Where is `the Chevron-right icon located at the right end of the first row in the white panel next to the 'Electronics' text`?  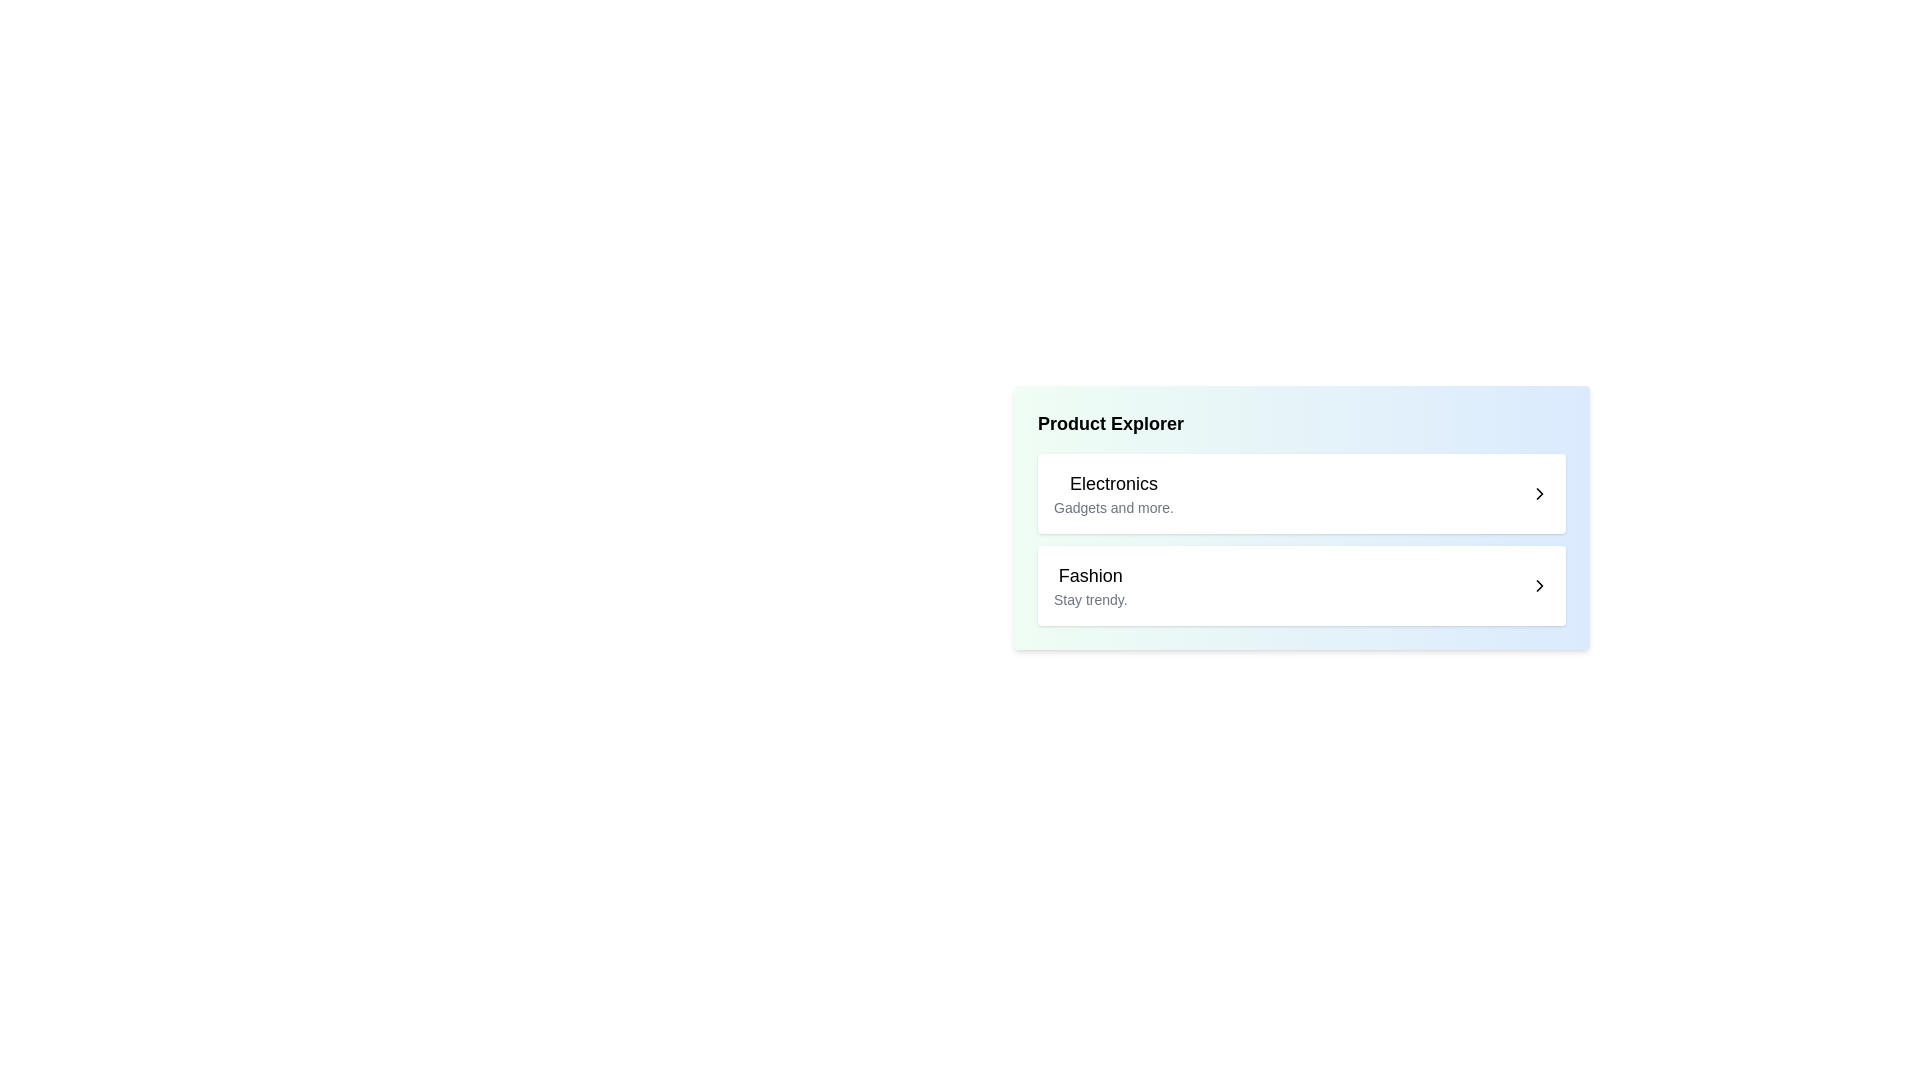 the Chevron-right icon located at the right end of the first row in the white panel next to the 'Electronics' text is located at coordinates (1539, 493).